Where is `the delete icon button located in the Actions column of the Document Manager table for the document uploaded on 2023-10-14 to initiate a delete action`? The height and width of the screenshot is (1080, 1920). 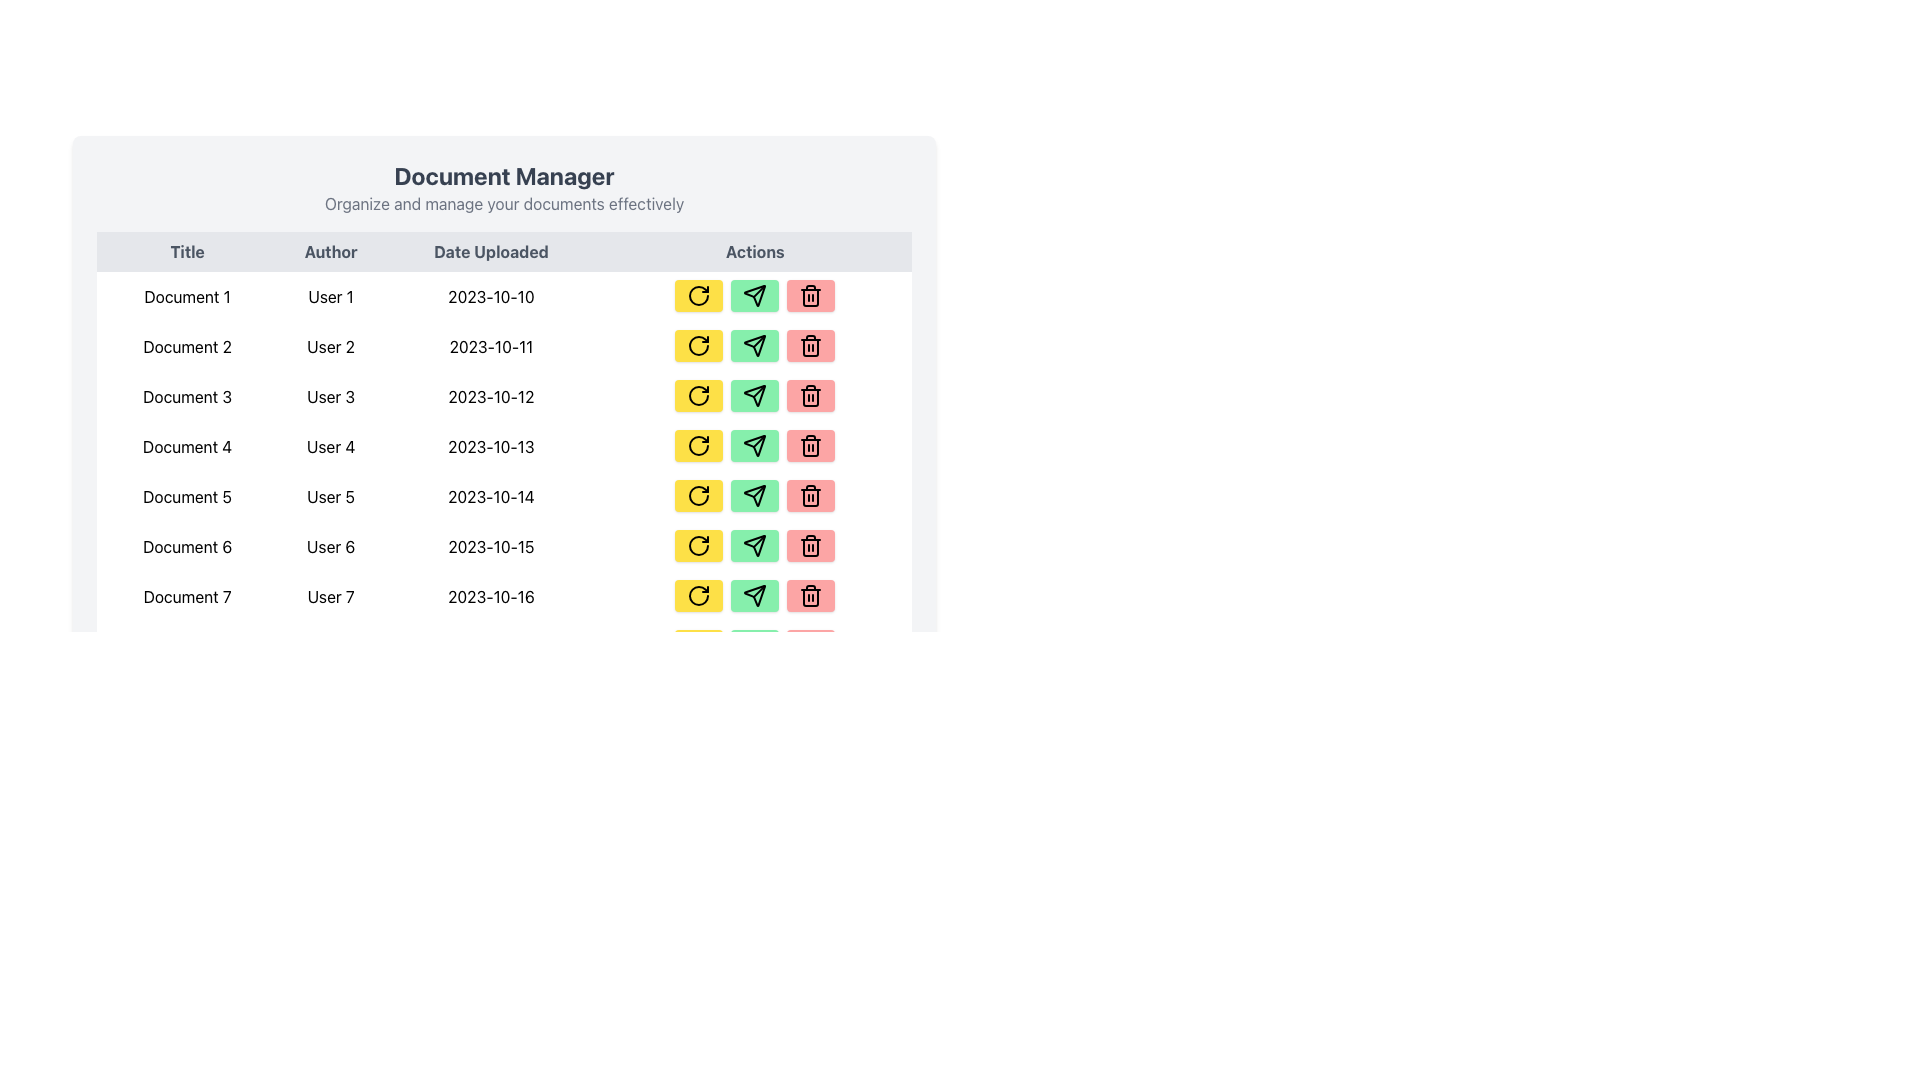
the delete icon button located in the Actions column of the Document Manager table for the document uploaded on 2023-10-14 to initiate a delete action is located at coordinates (811, 495).